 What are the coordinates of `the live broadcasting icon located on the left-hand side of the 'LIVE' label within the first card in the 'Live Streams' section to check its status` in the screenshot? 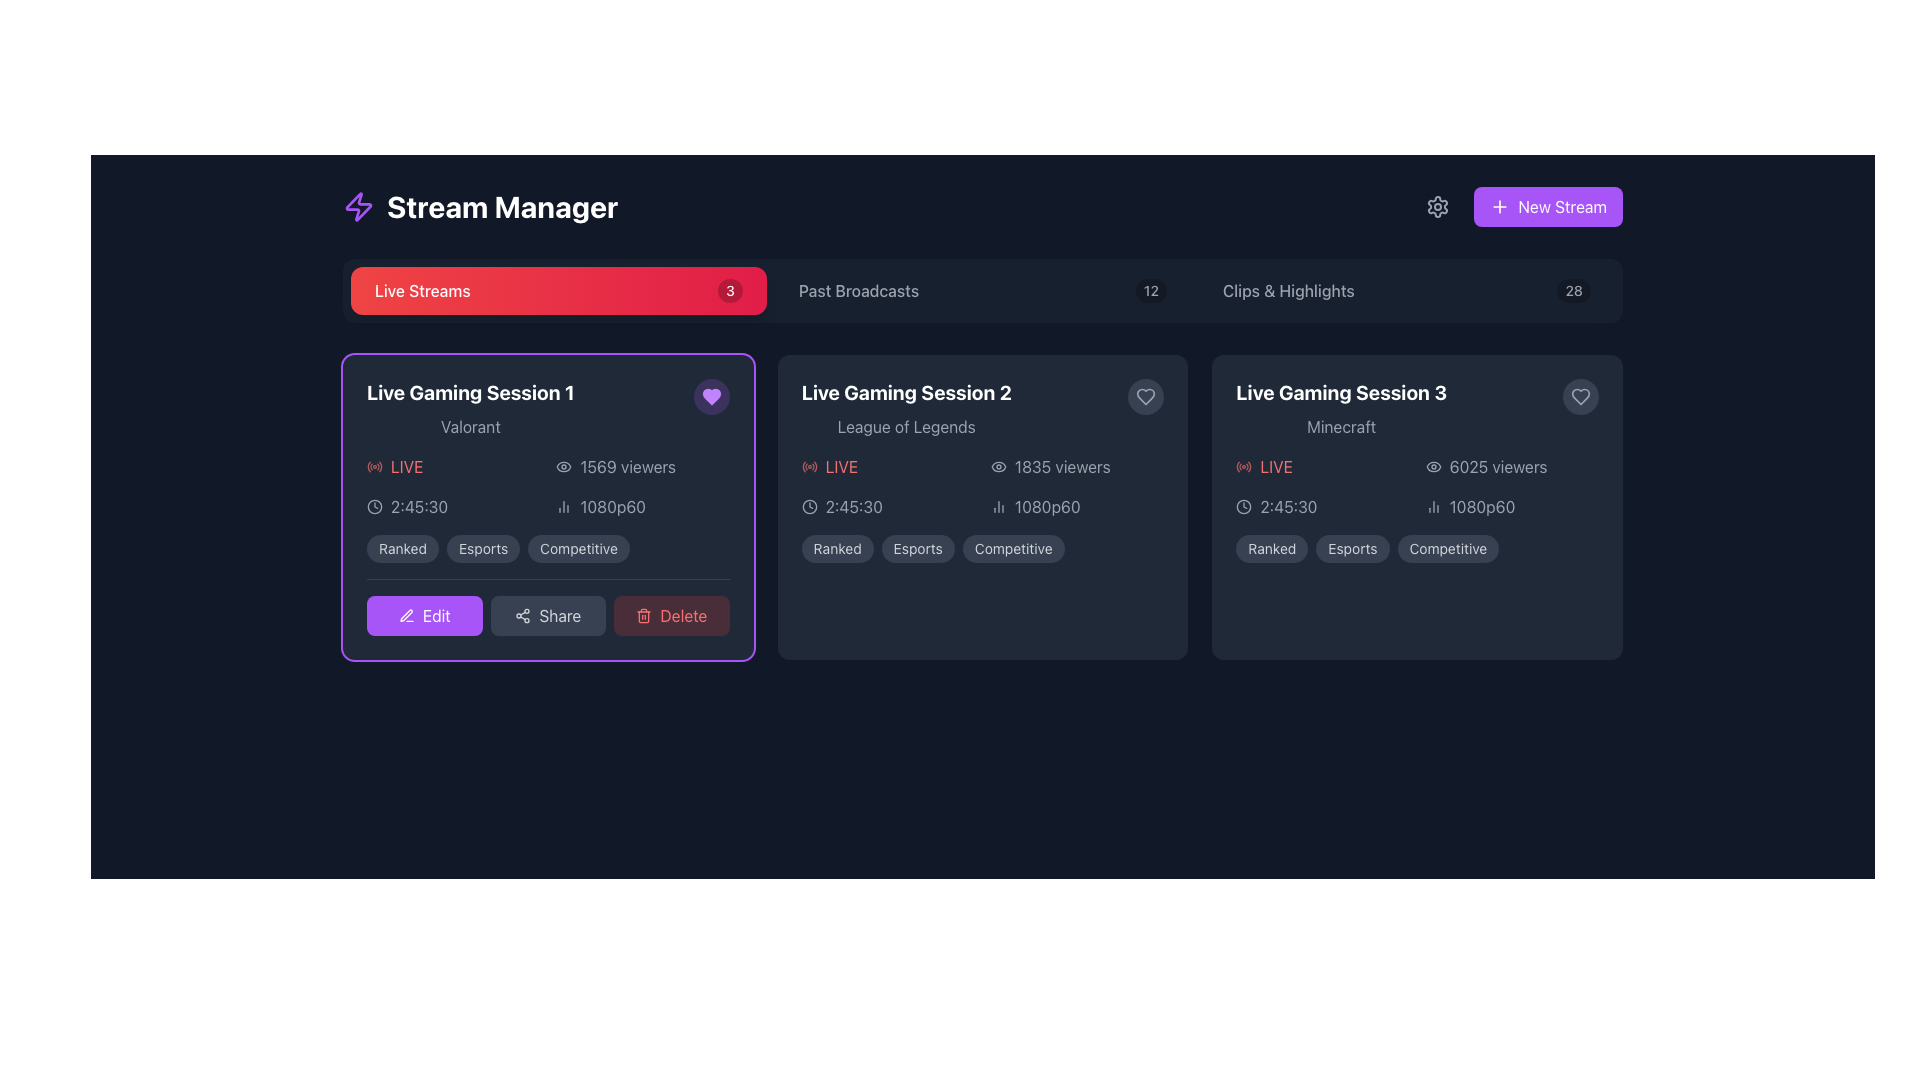 It's located at (374, 466).